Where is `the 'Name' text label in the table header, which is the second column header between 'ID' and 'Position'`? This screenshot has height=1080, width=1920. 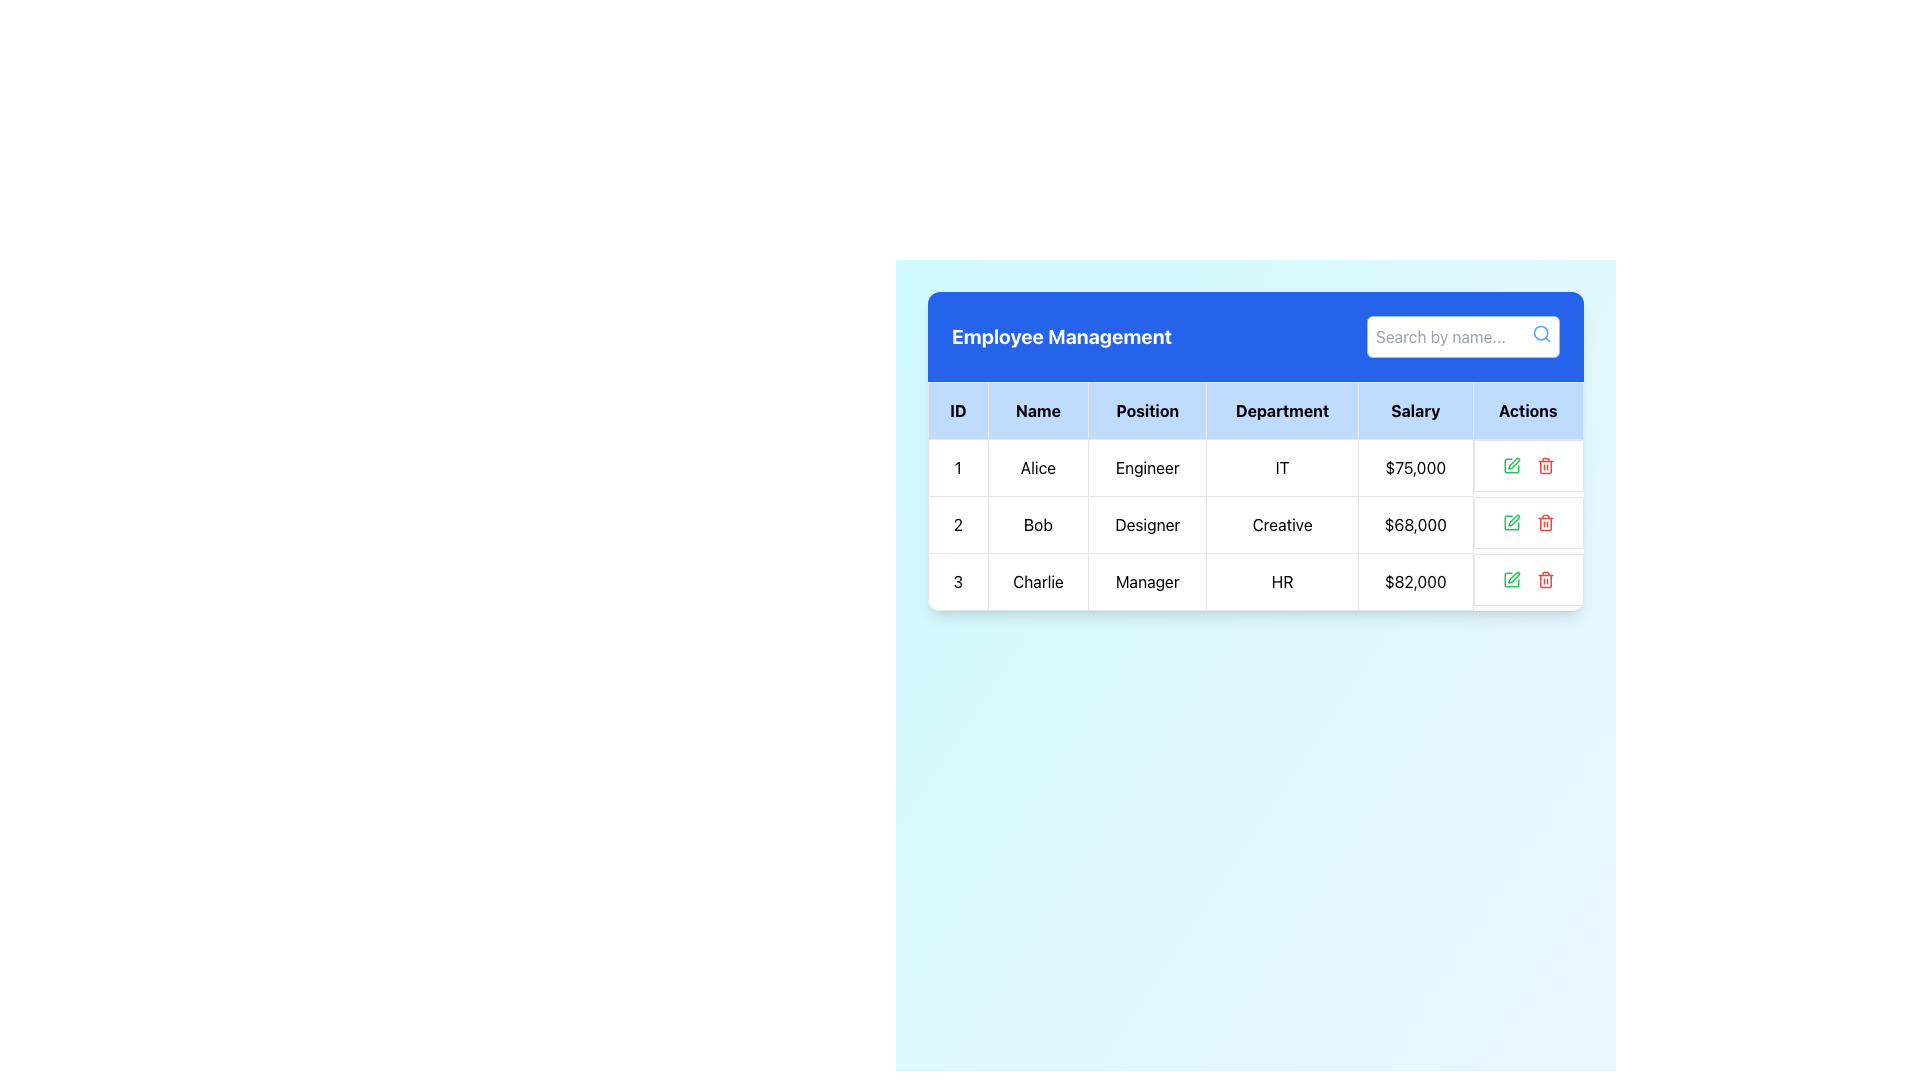 the 'Name' text label in the table header, which is the second column header between 'ID' and 'Position' is located at coordinates (1038, 410).